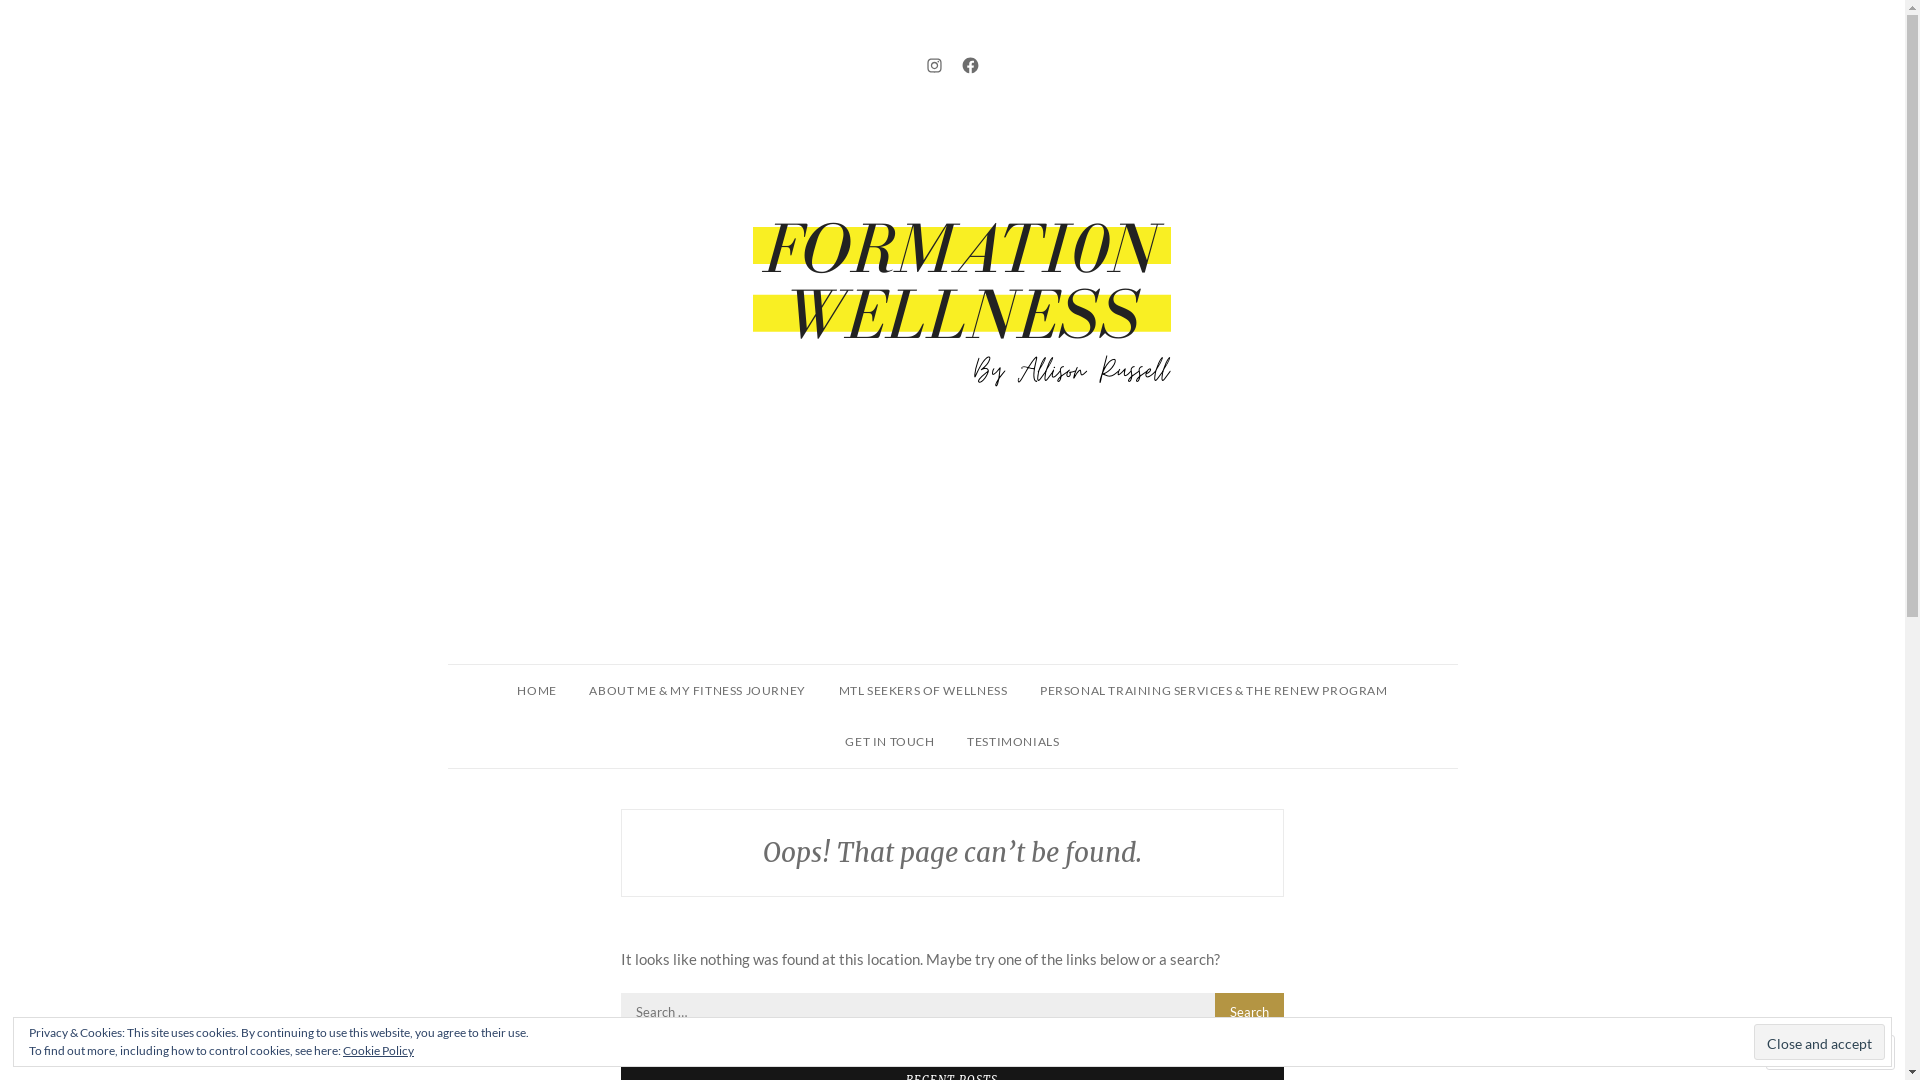  I want to click on 'Search', so click(1248, 1010).